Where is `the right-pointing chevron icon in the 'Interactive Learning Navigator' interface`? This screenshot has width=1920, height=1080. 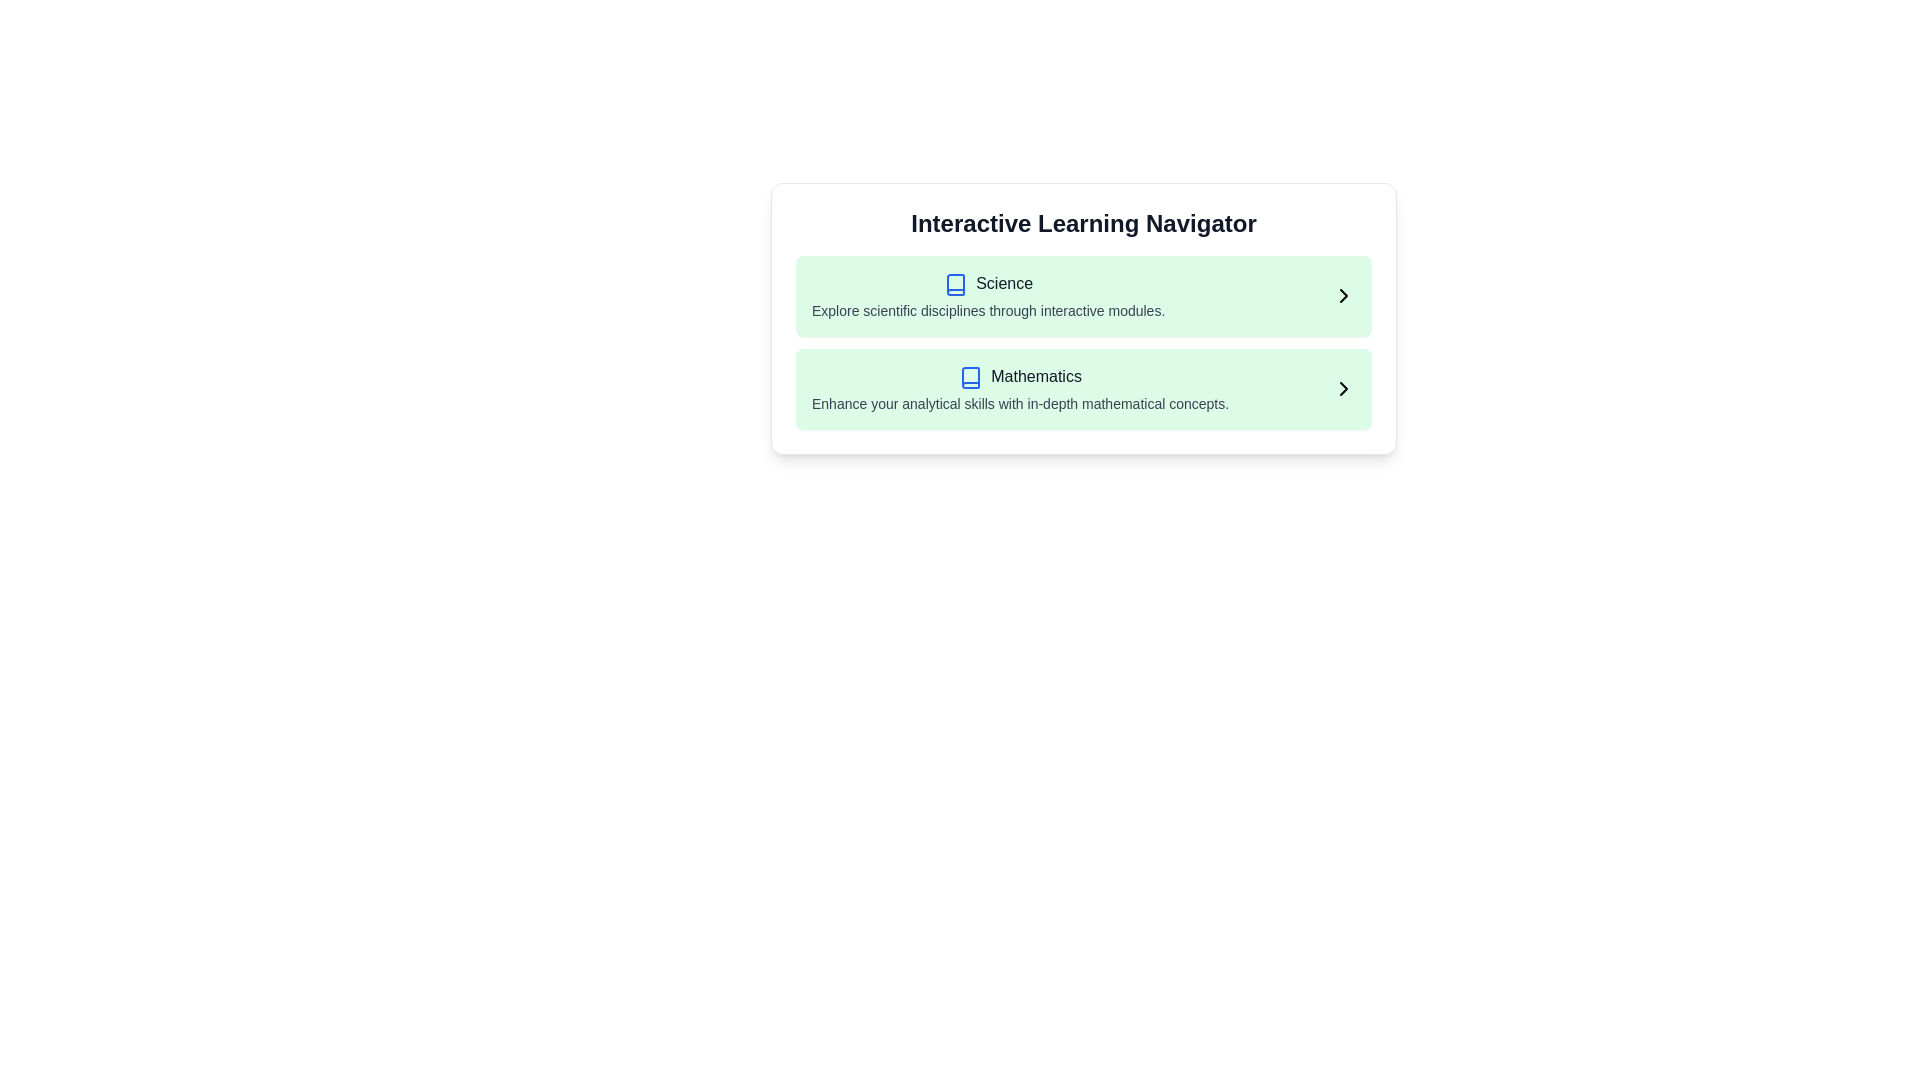
the right-pointing chevron icon in the 'Interactive Learning Navigator' interface is located at coordinates (1344, 389).